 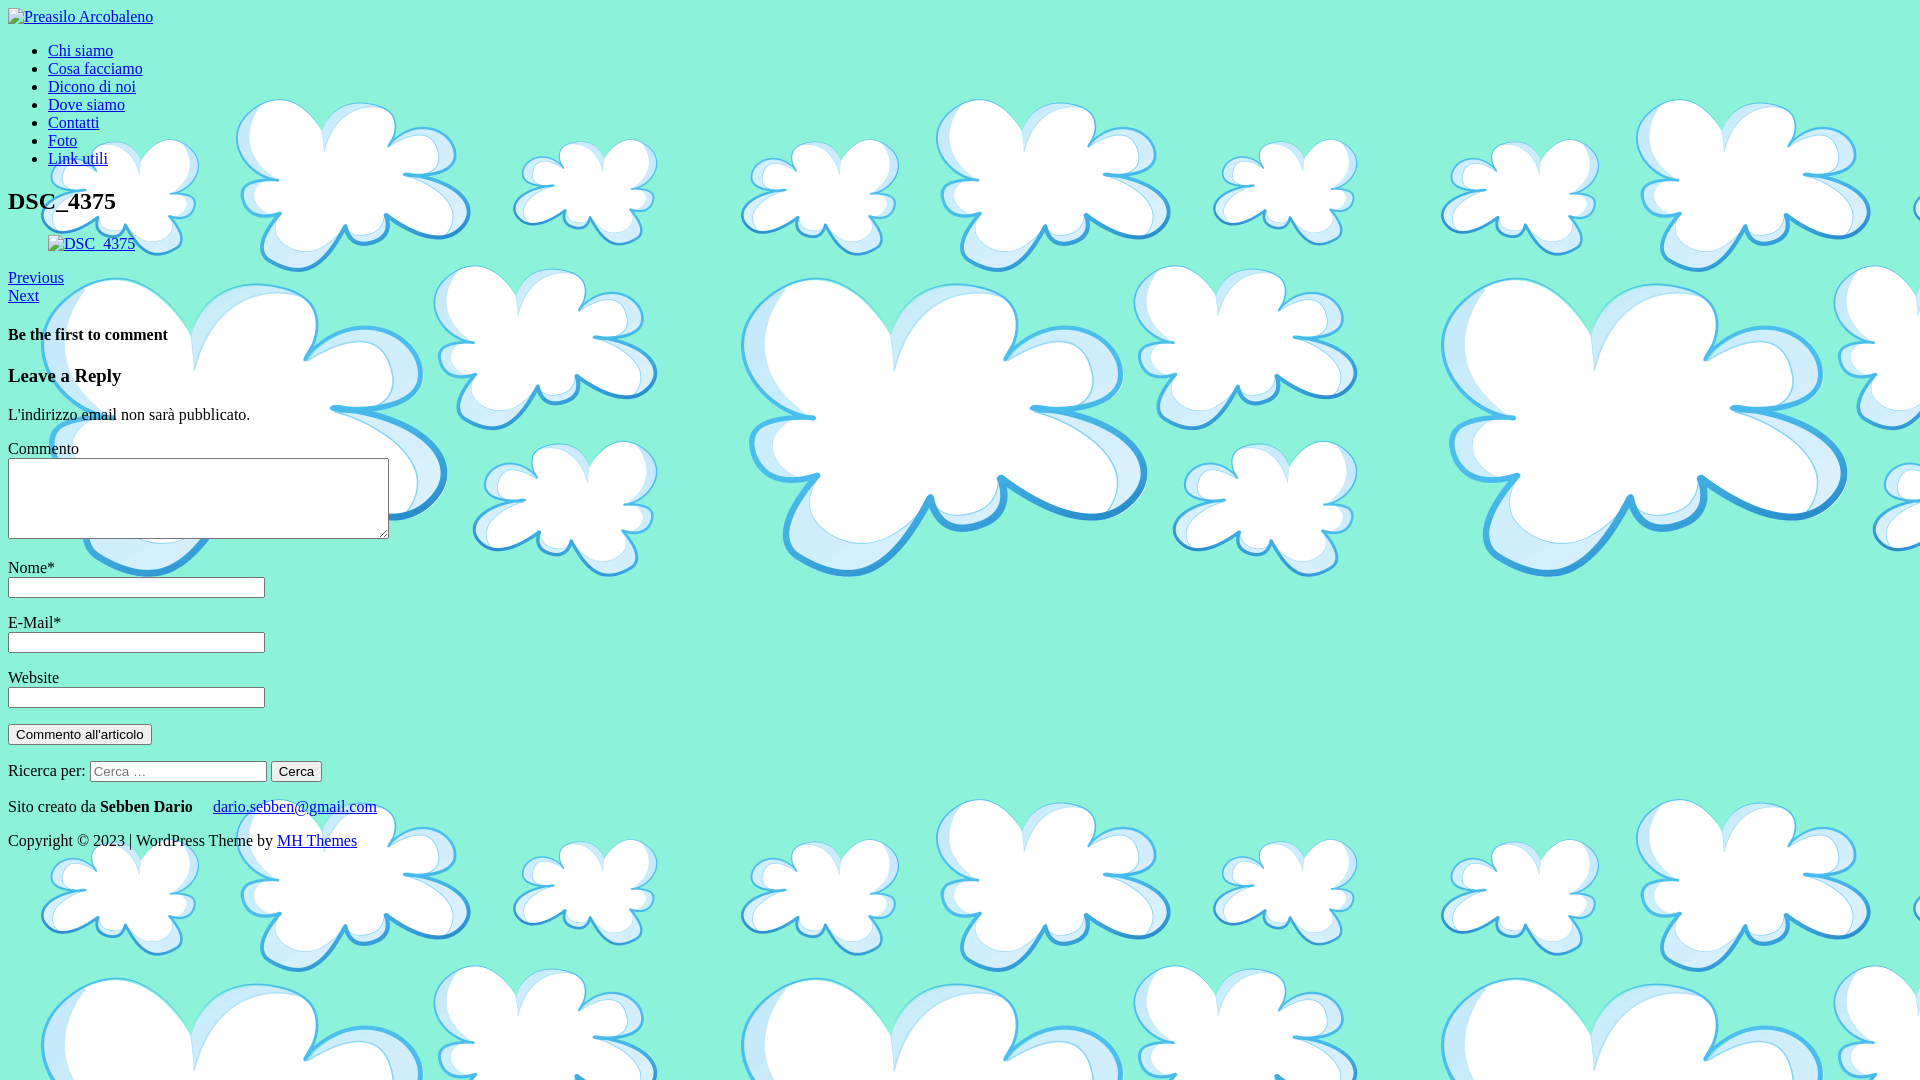 What do you see at coordinates (62, 139) in the screenshot?
I see `'Foto'` at bounding box center [62, 139].